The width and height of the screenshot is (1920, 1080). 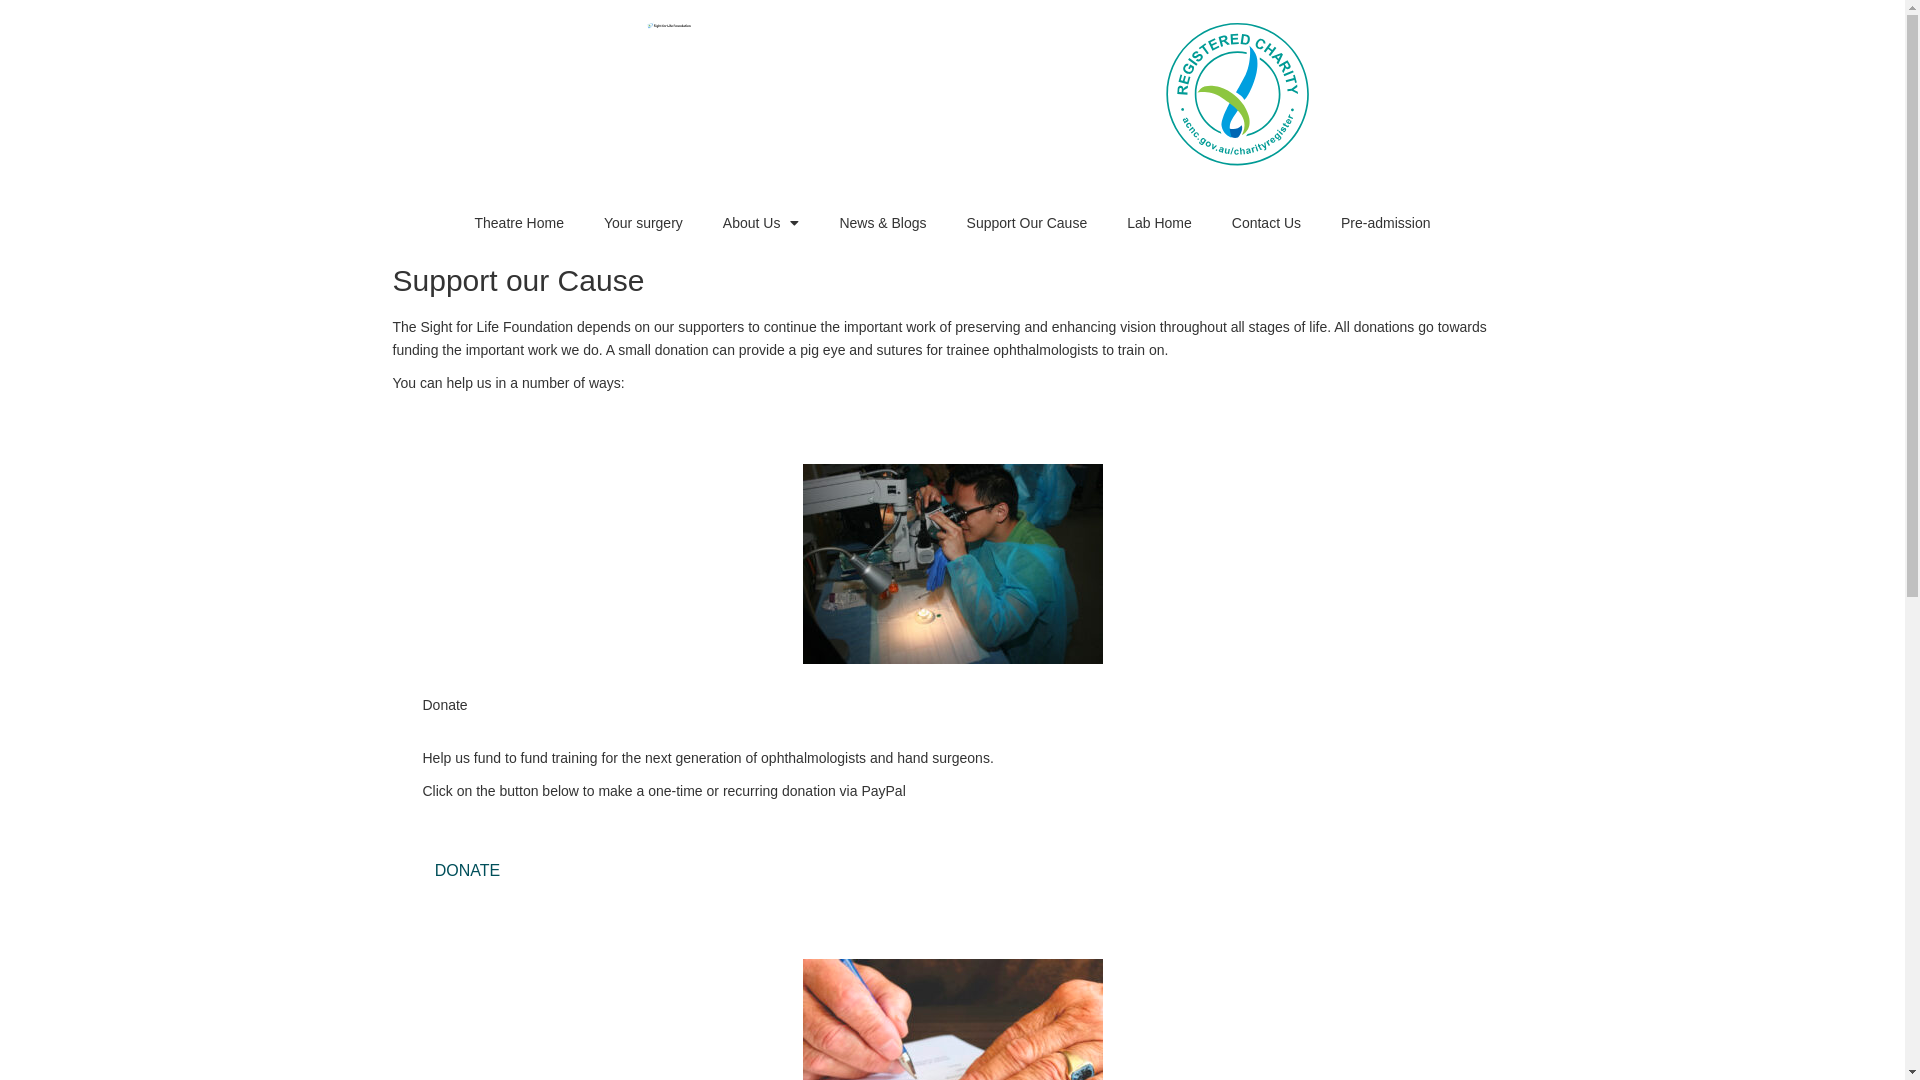 I want to click on 'Pre-admission', so click(x=1320, y=223).